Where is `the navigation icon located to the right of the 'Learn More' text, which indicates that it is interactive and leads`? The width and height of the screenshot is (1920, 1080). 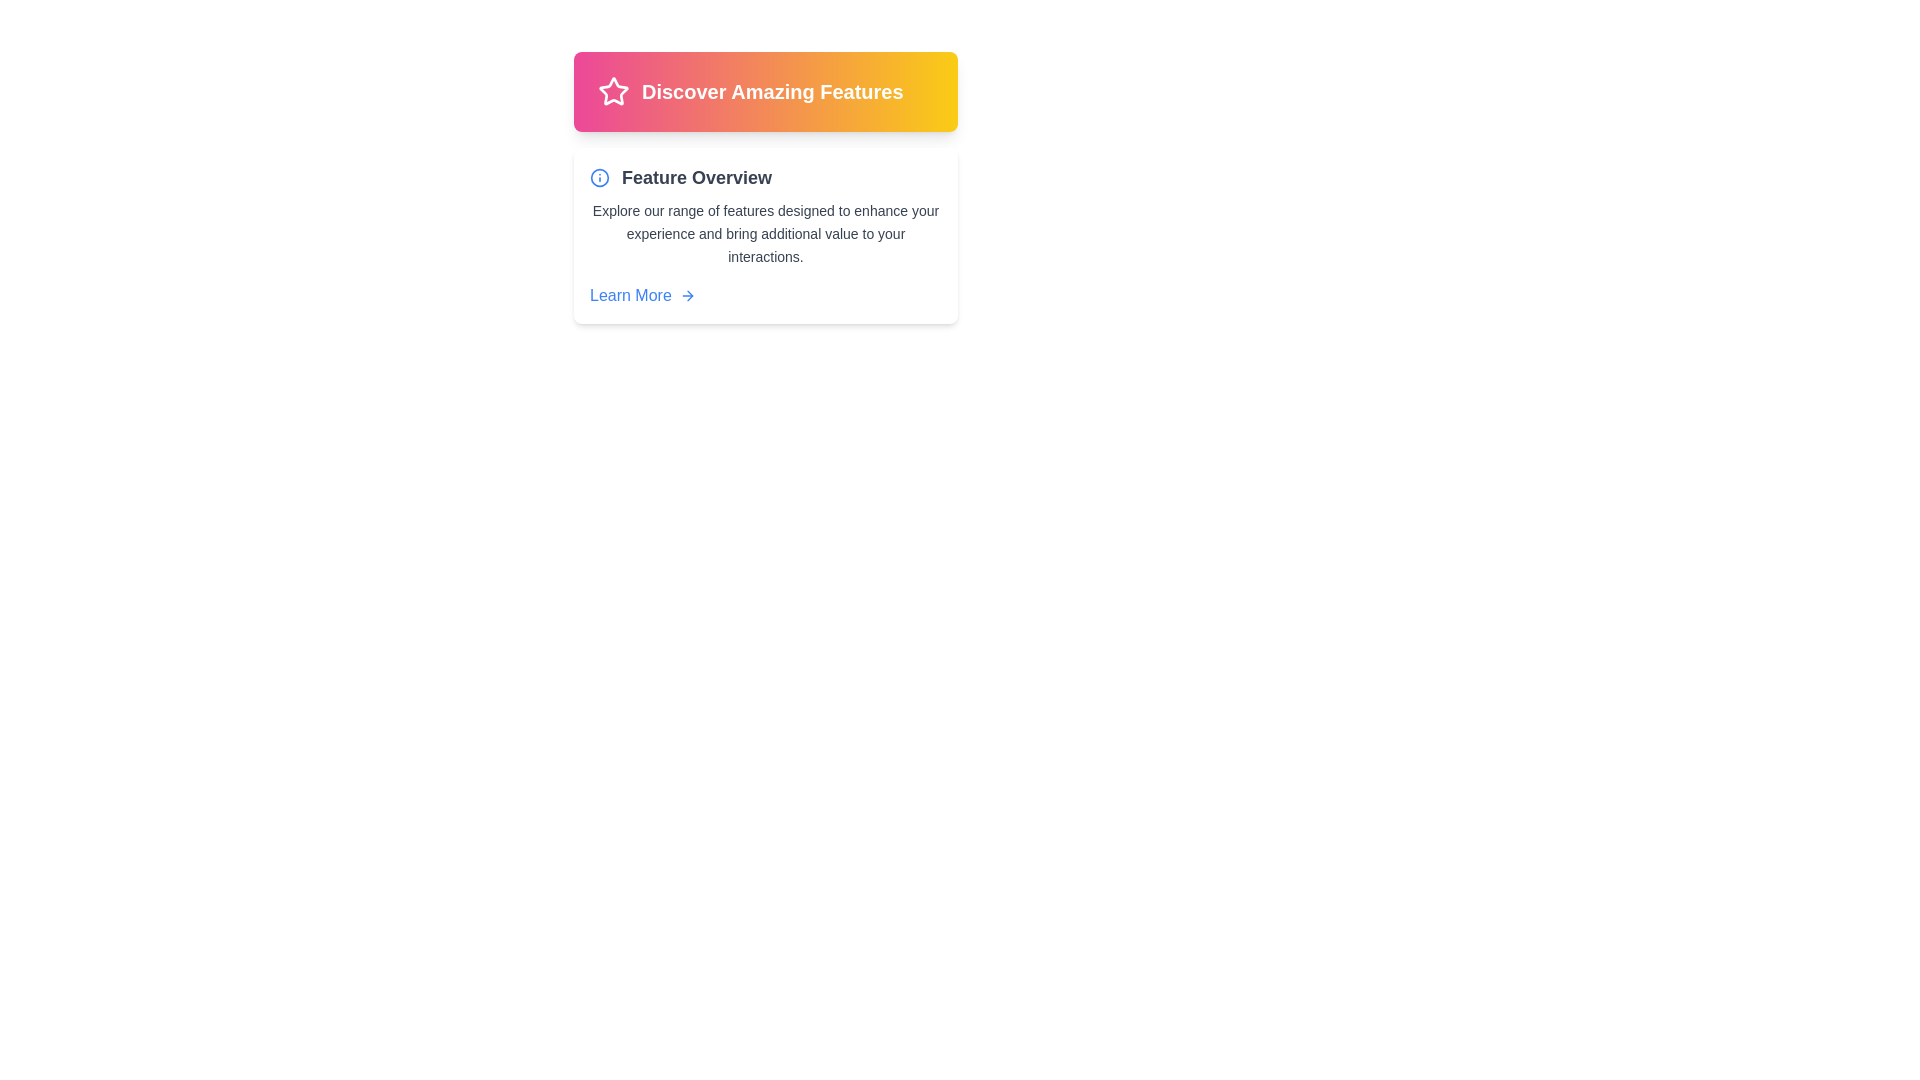 the navigation icon located to the right of the 'Learn More' text, which indicates that it is interactive and leads is located at coordinates (687, 296).